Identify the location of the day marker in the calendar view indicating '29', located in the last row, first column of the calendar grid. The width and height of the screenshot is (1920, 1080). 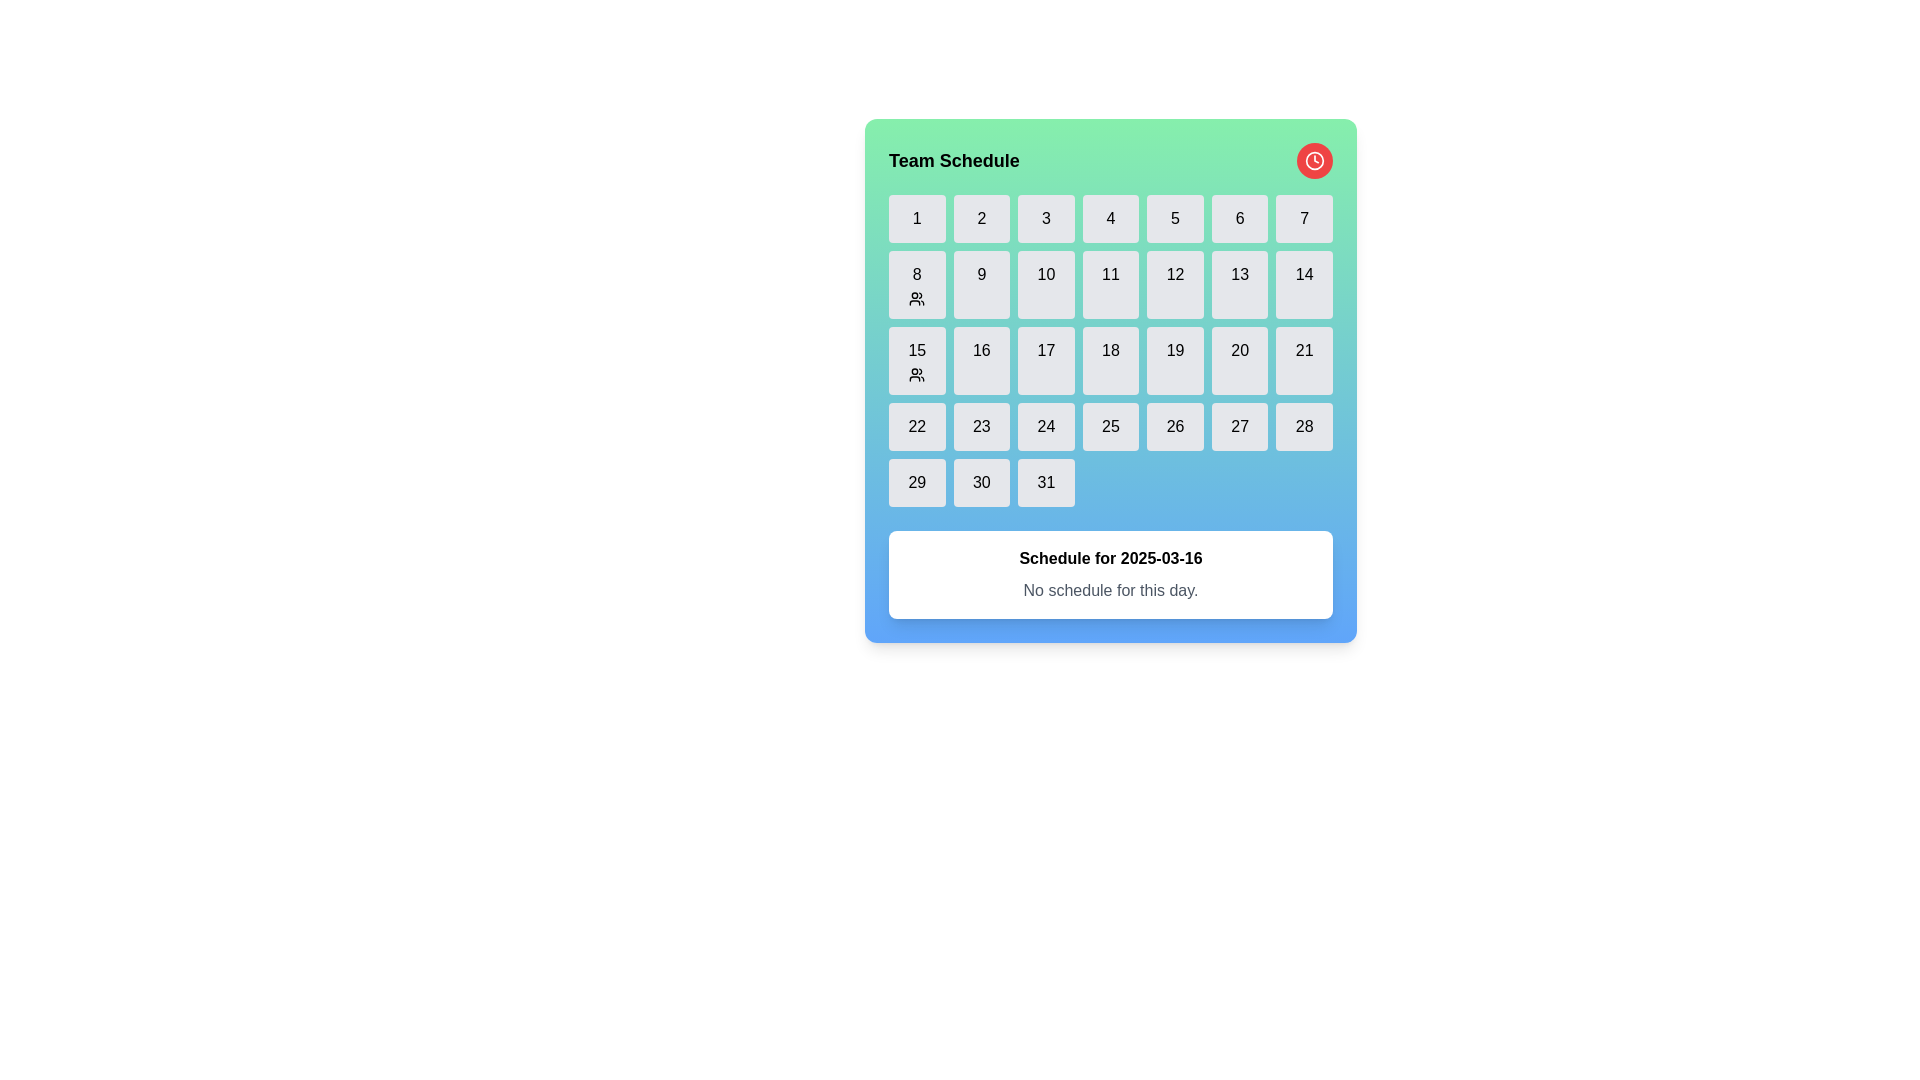
(916, 482).